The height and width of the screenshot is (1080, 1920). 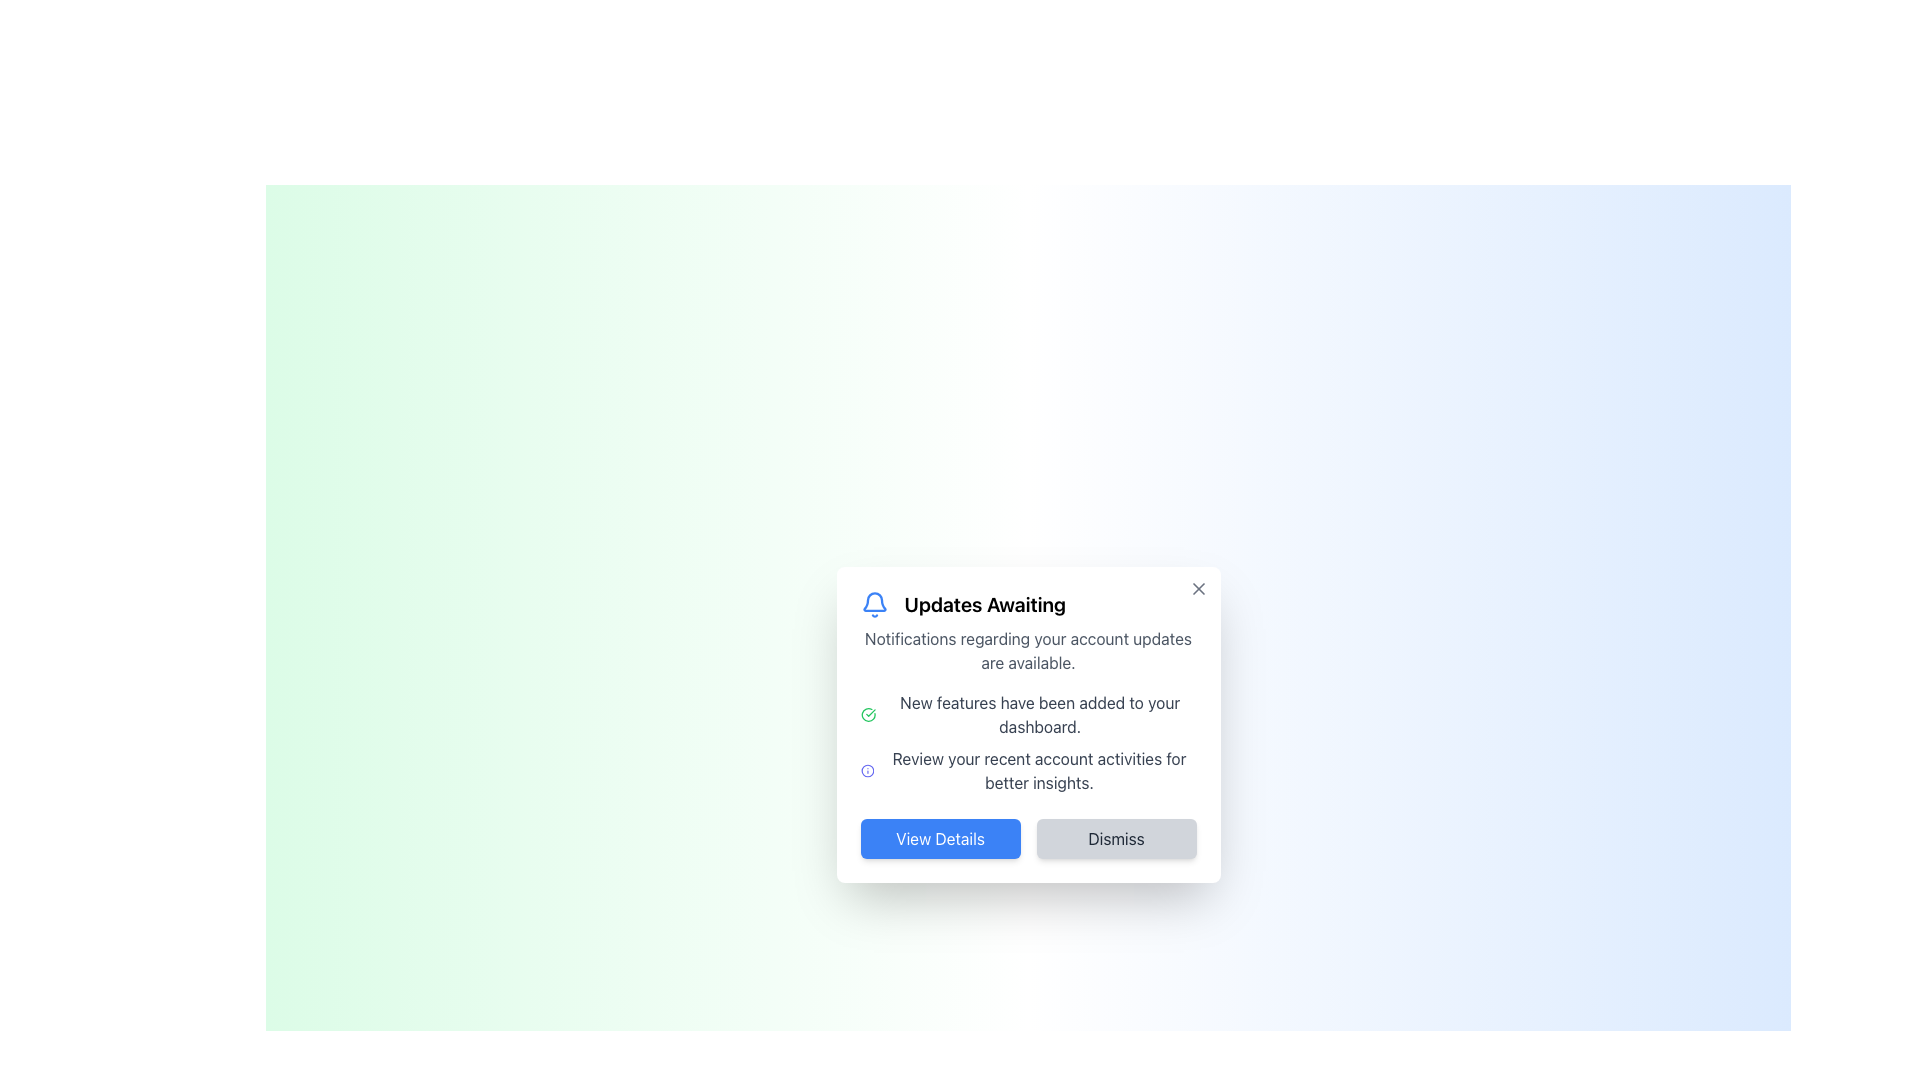 I want to click on the 'Dismiss' button, which is a rectangular button with rounded corners, light gray background, and bold dark text, positioned to the right of the 'View Details' button at the bottom of a modal window, so click(x=1115, y=839).